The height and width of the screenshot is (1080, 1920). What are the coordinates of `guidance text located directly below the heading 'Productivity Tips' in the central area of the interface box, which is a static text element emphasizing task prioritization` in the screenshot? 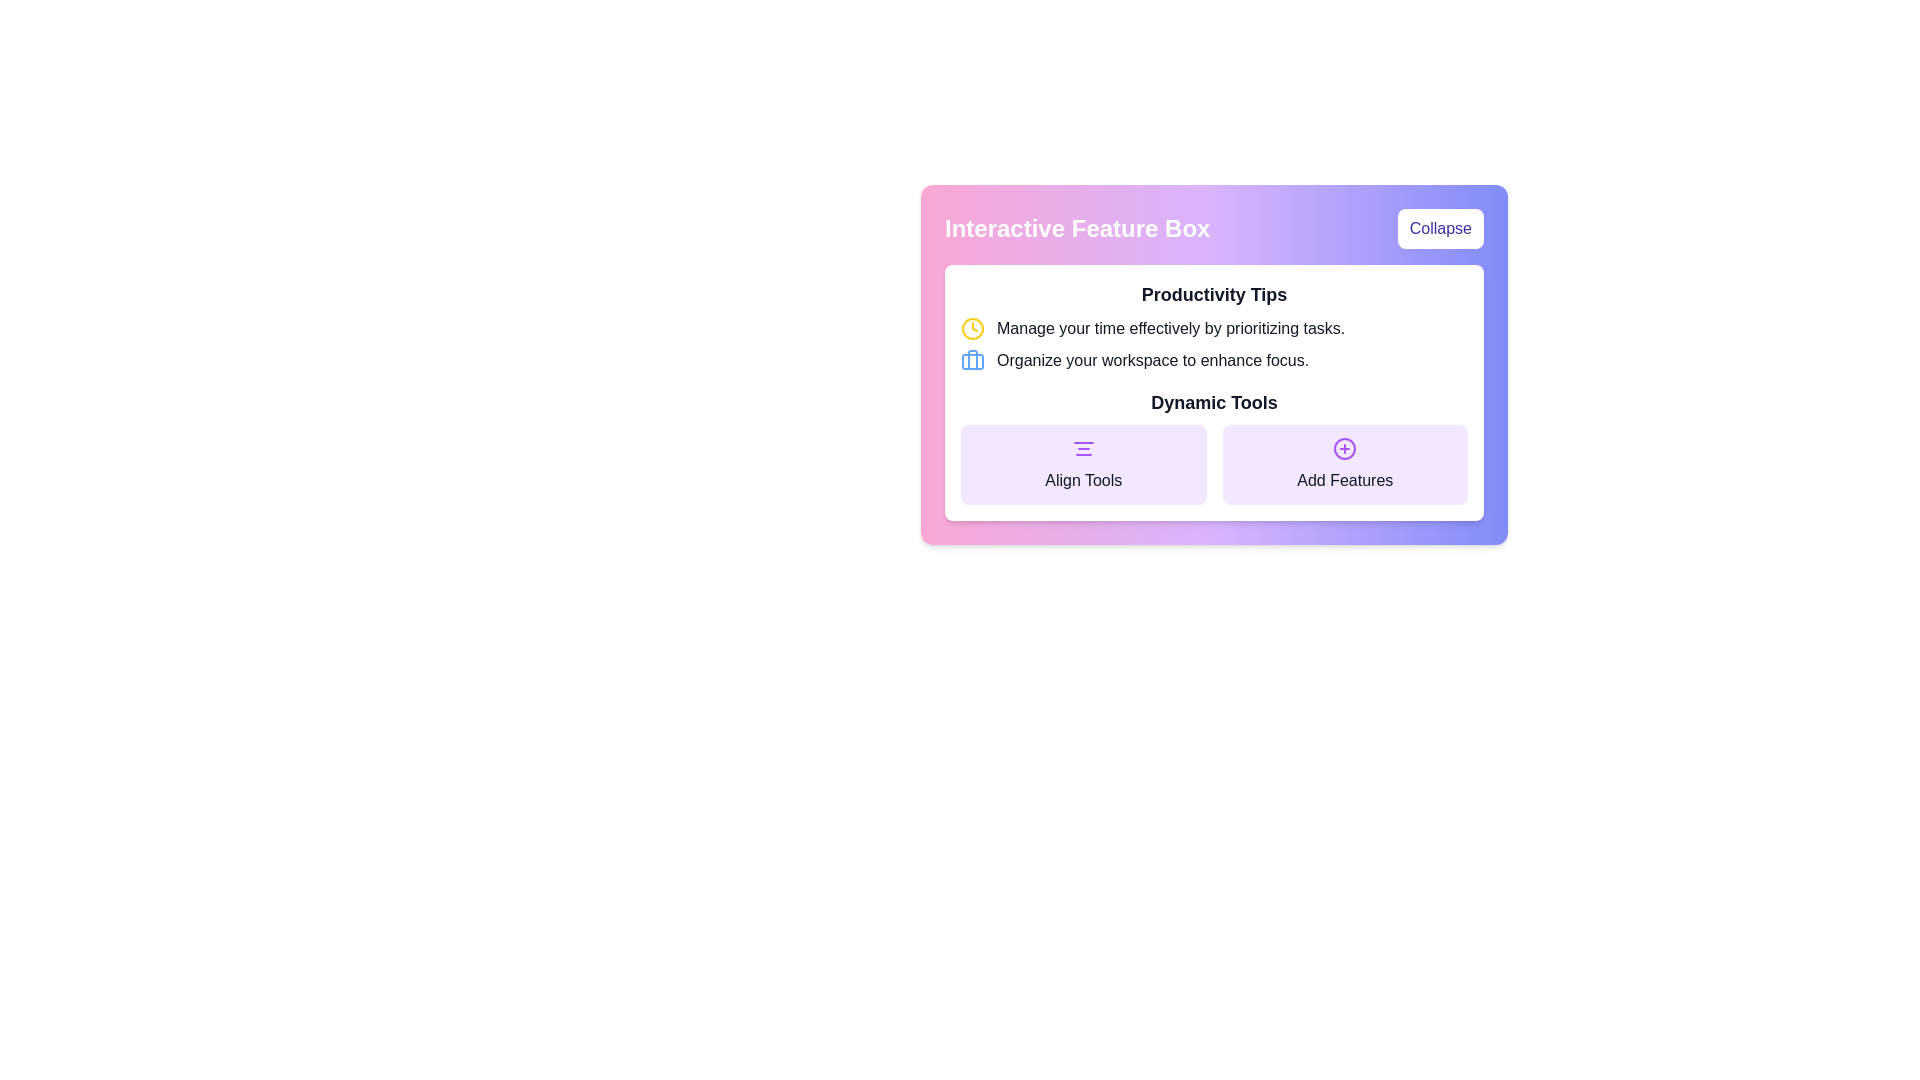 It's located at (1171, 327).